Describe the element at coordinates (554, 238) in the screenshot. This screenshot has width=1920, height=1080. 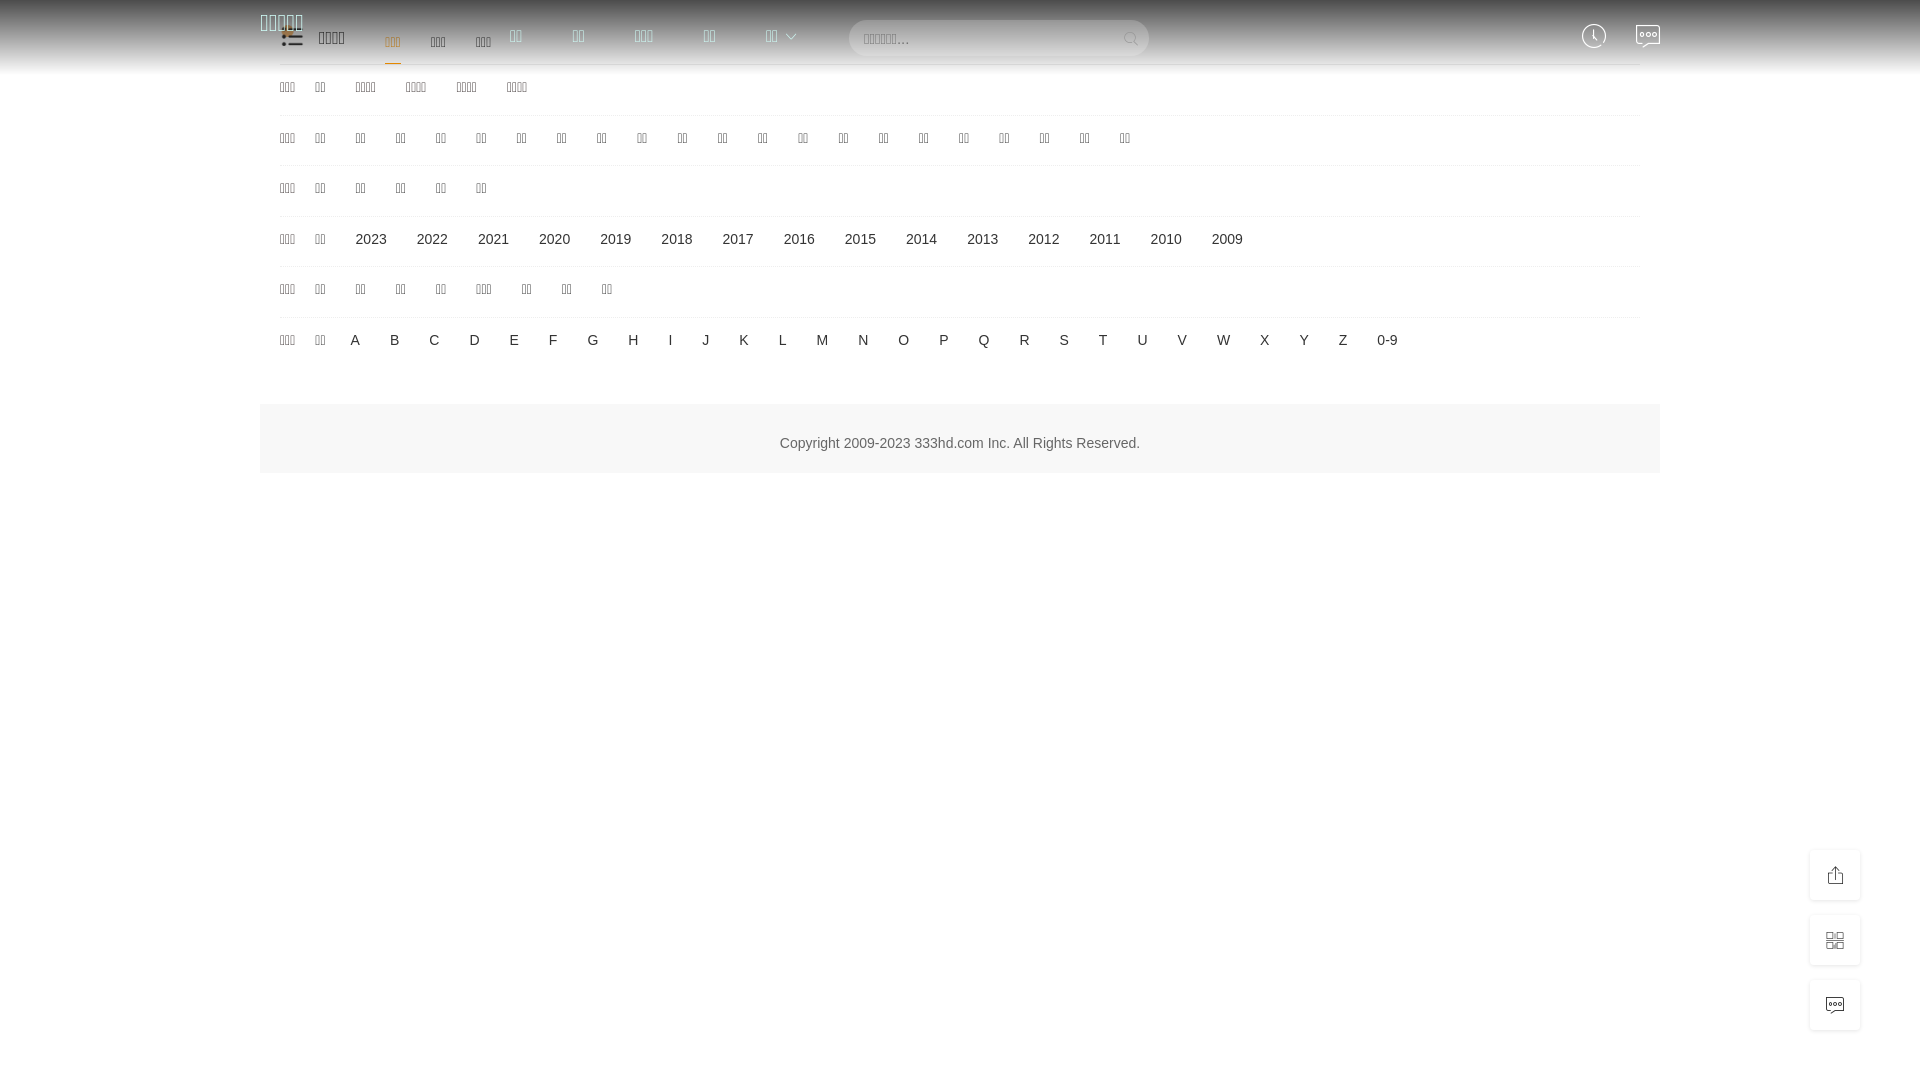
I see `'2020'` at that location.